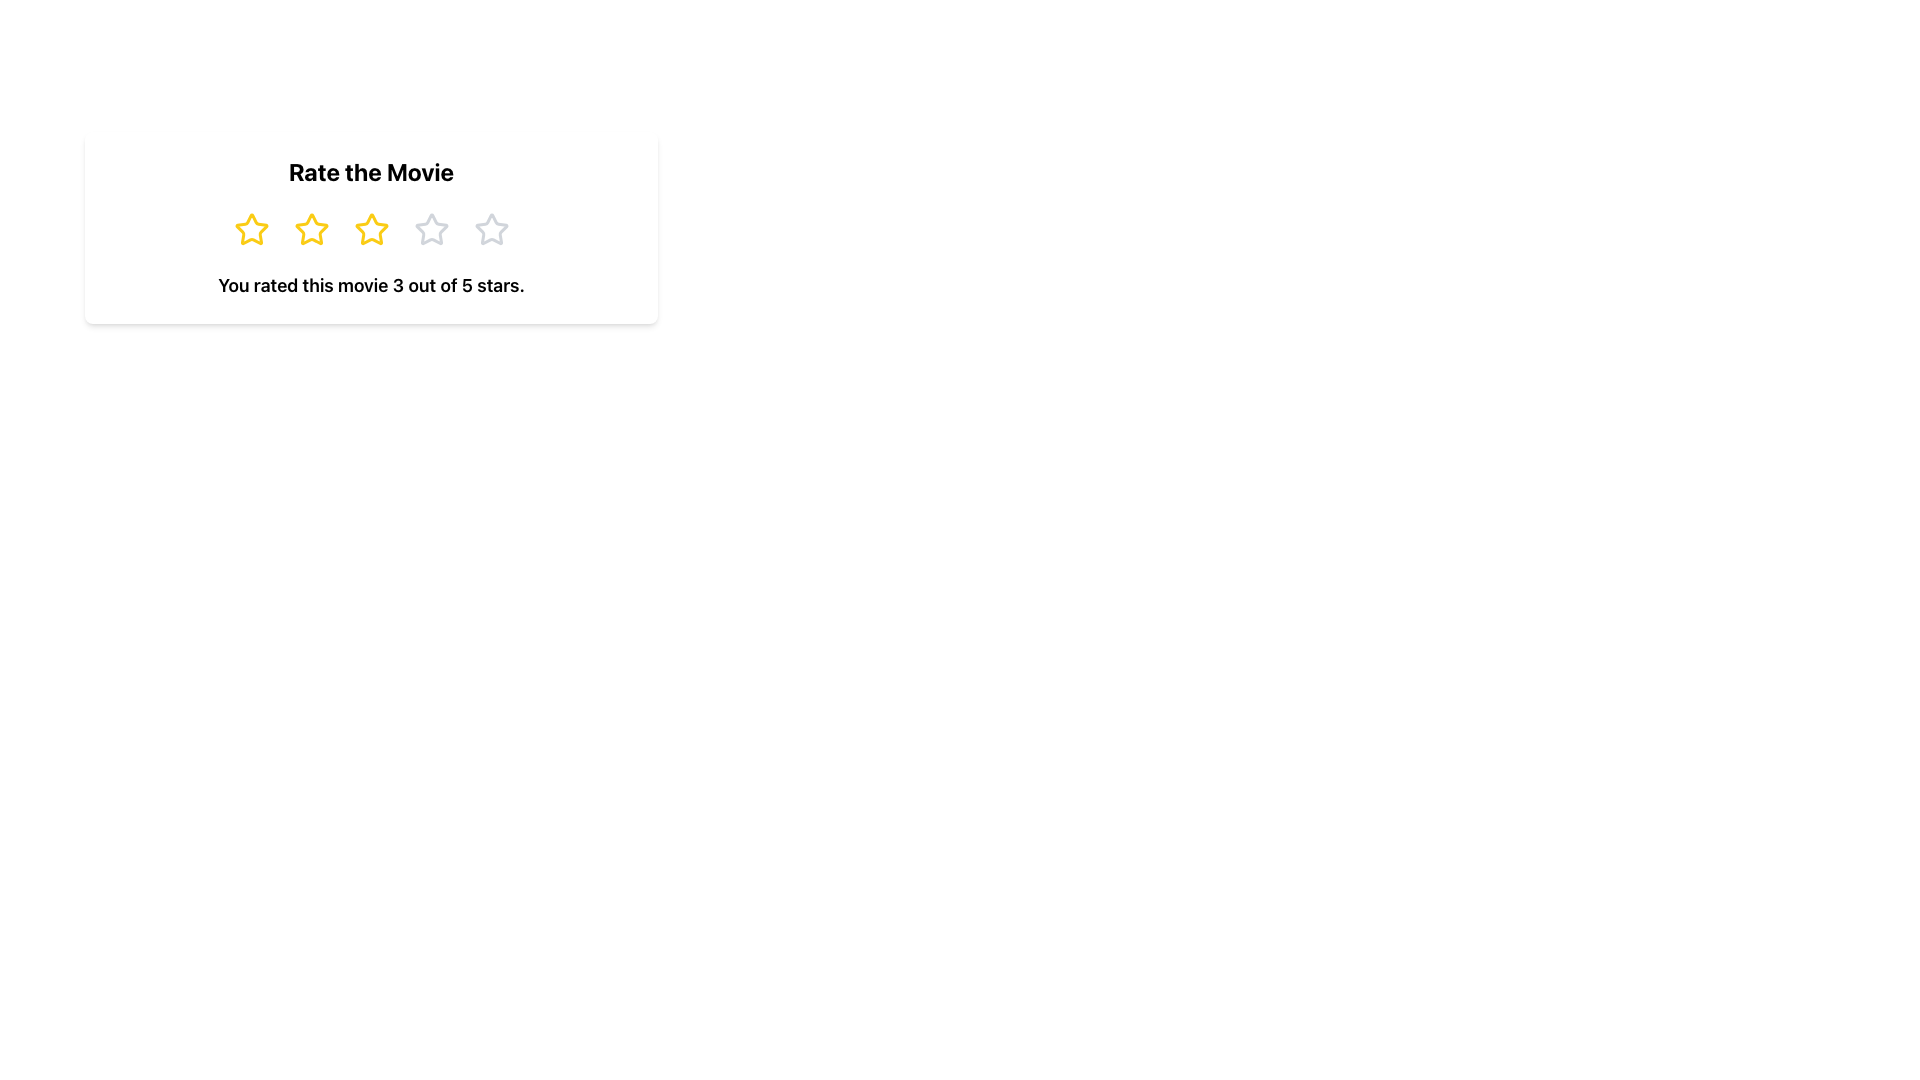  What do you see at coordinates (310, 229) in the screenshot?
I see `the second star icon in the rating group to set a rating of 2 stars for the movie` at bounding box center [310, 229].